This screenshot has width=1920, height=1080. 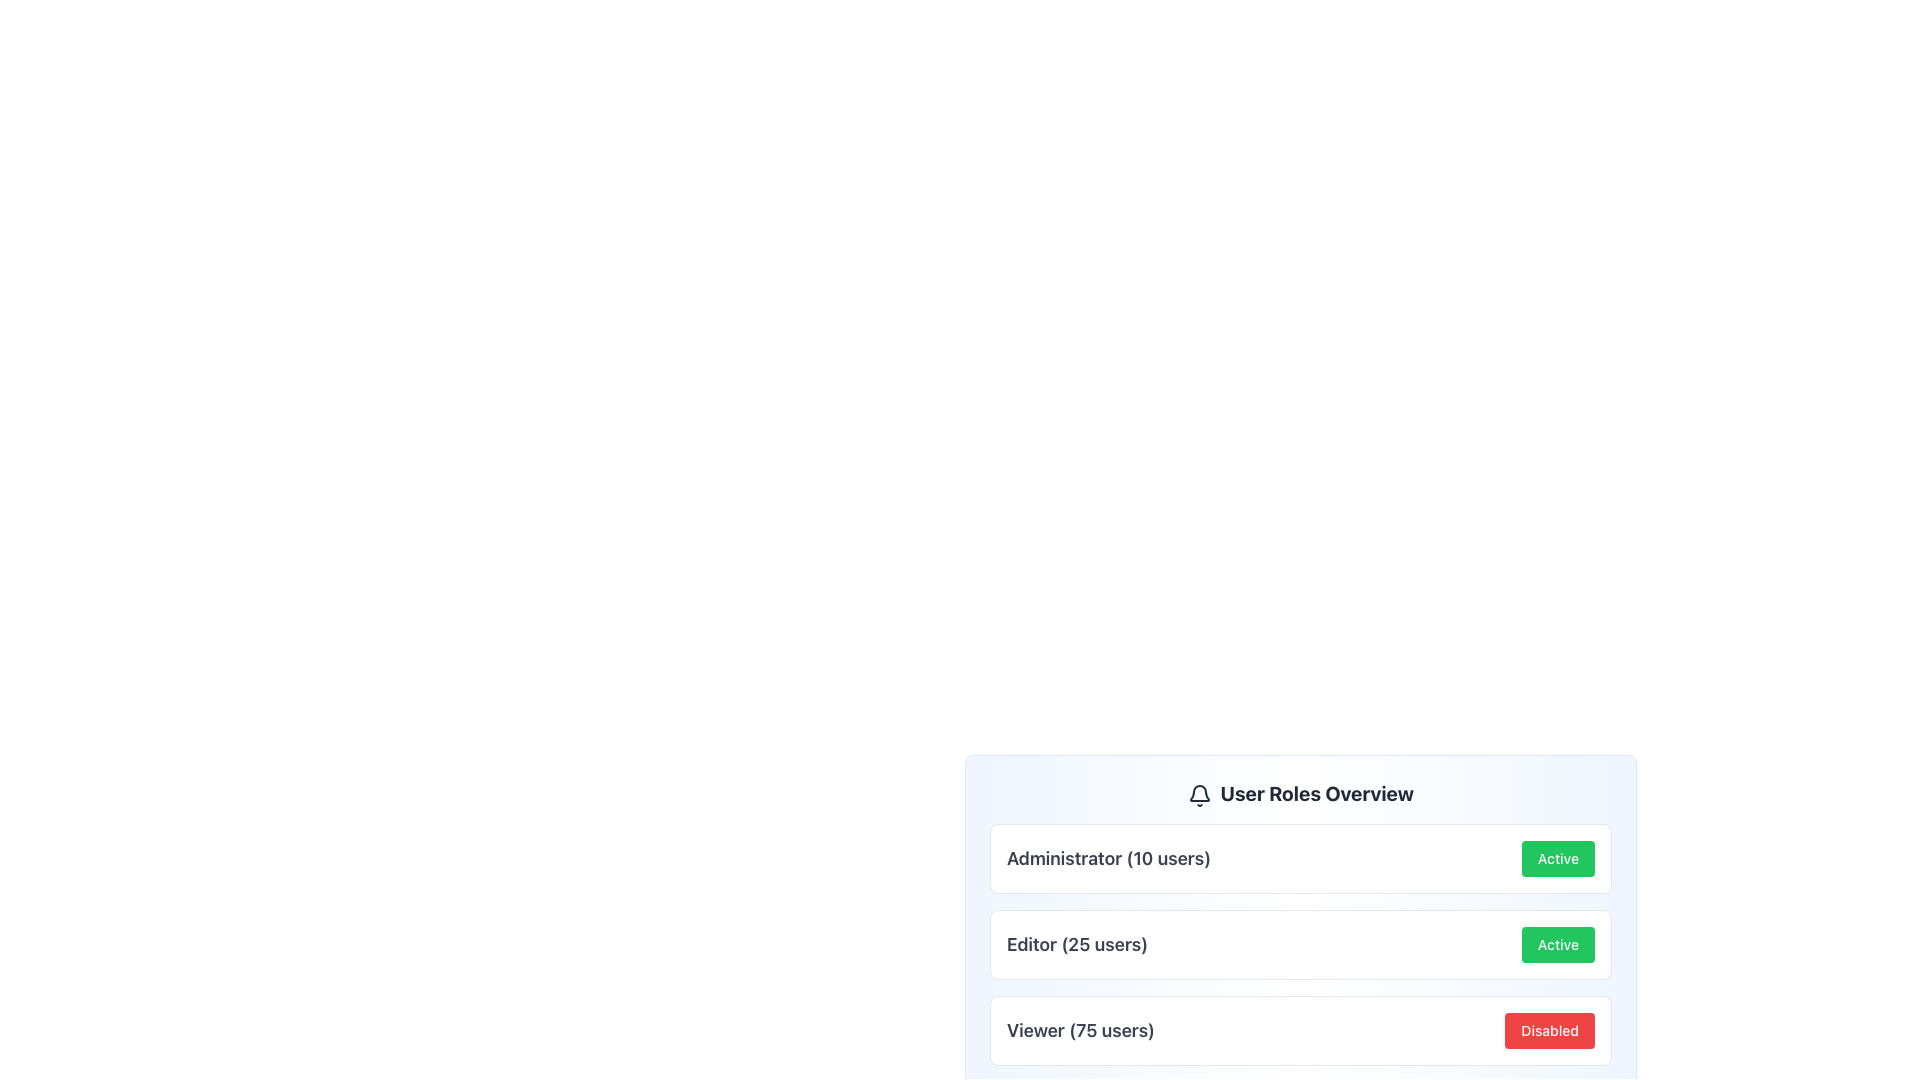 What do you see at coordinates (1300, 793) in the screenshot?
I see `the static text header element labeled 'User Roles Overview' that features a bell icon to the left, indicating notifications` at bounding box center [1300, 793].